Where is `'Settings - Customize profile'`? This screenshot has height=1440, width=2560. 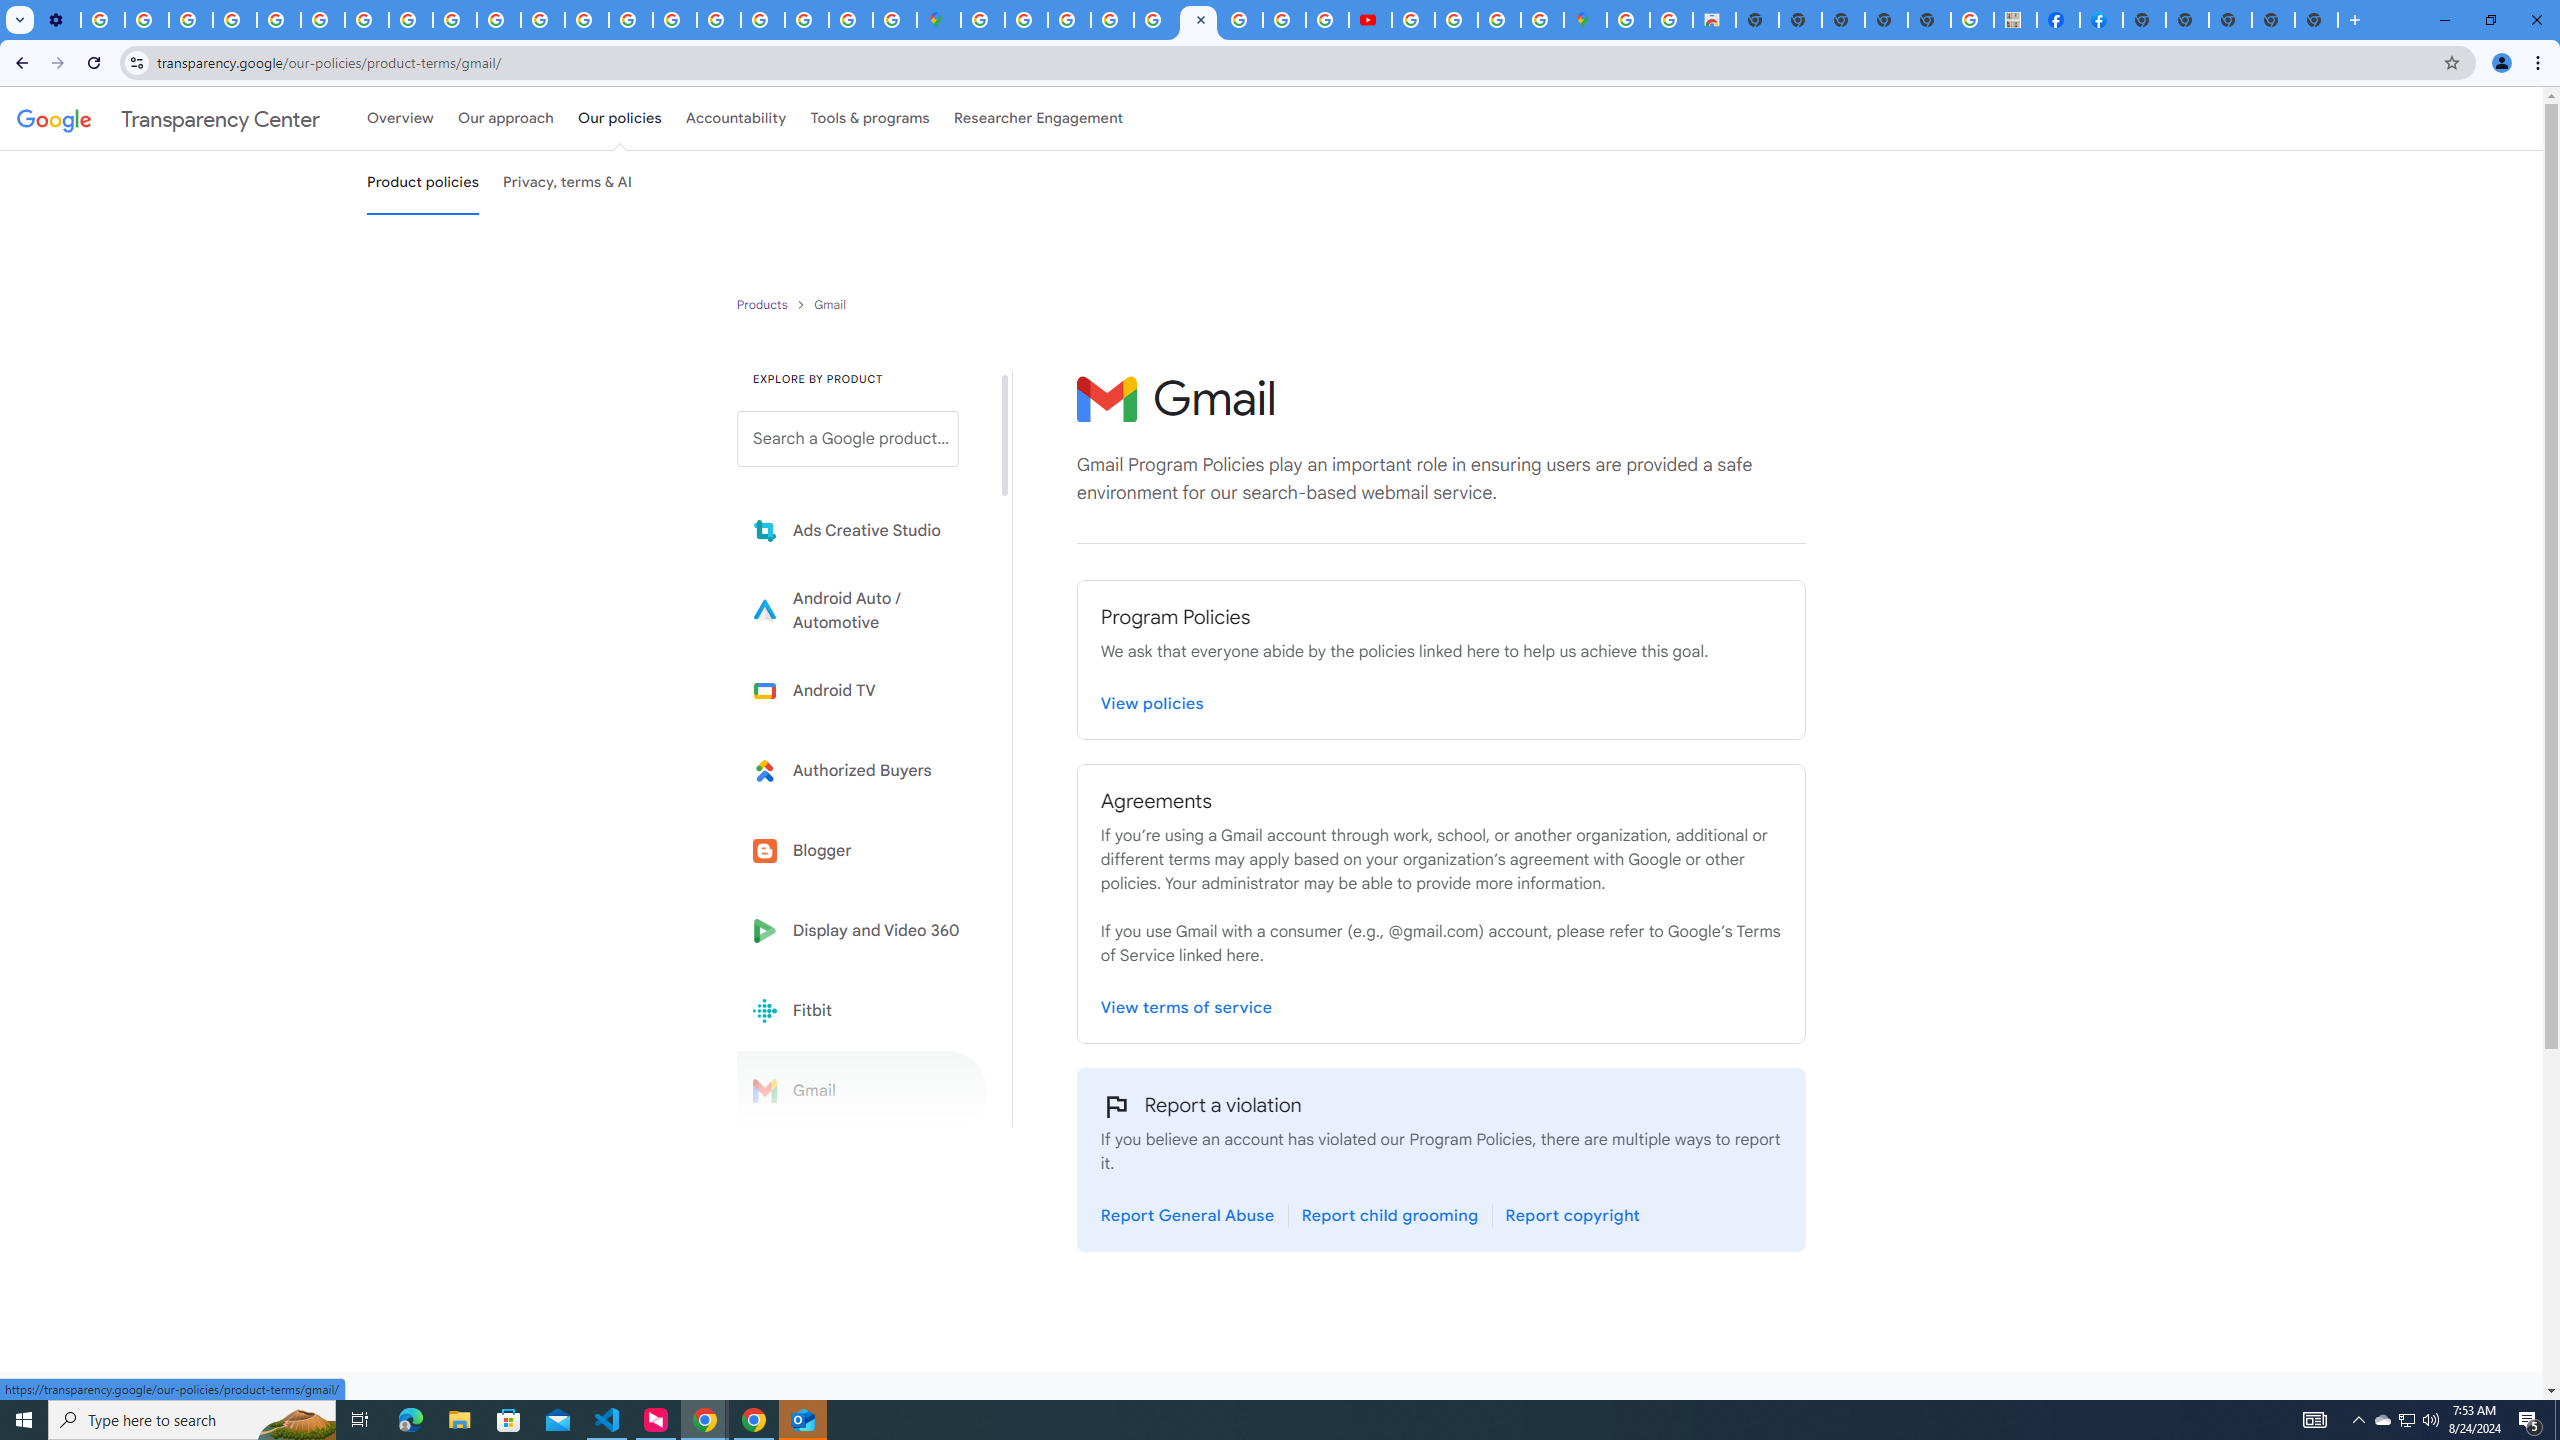 'Settings - Customize profile' is located at coordinates (57, 19).